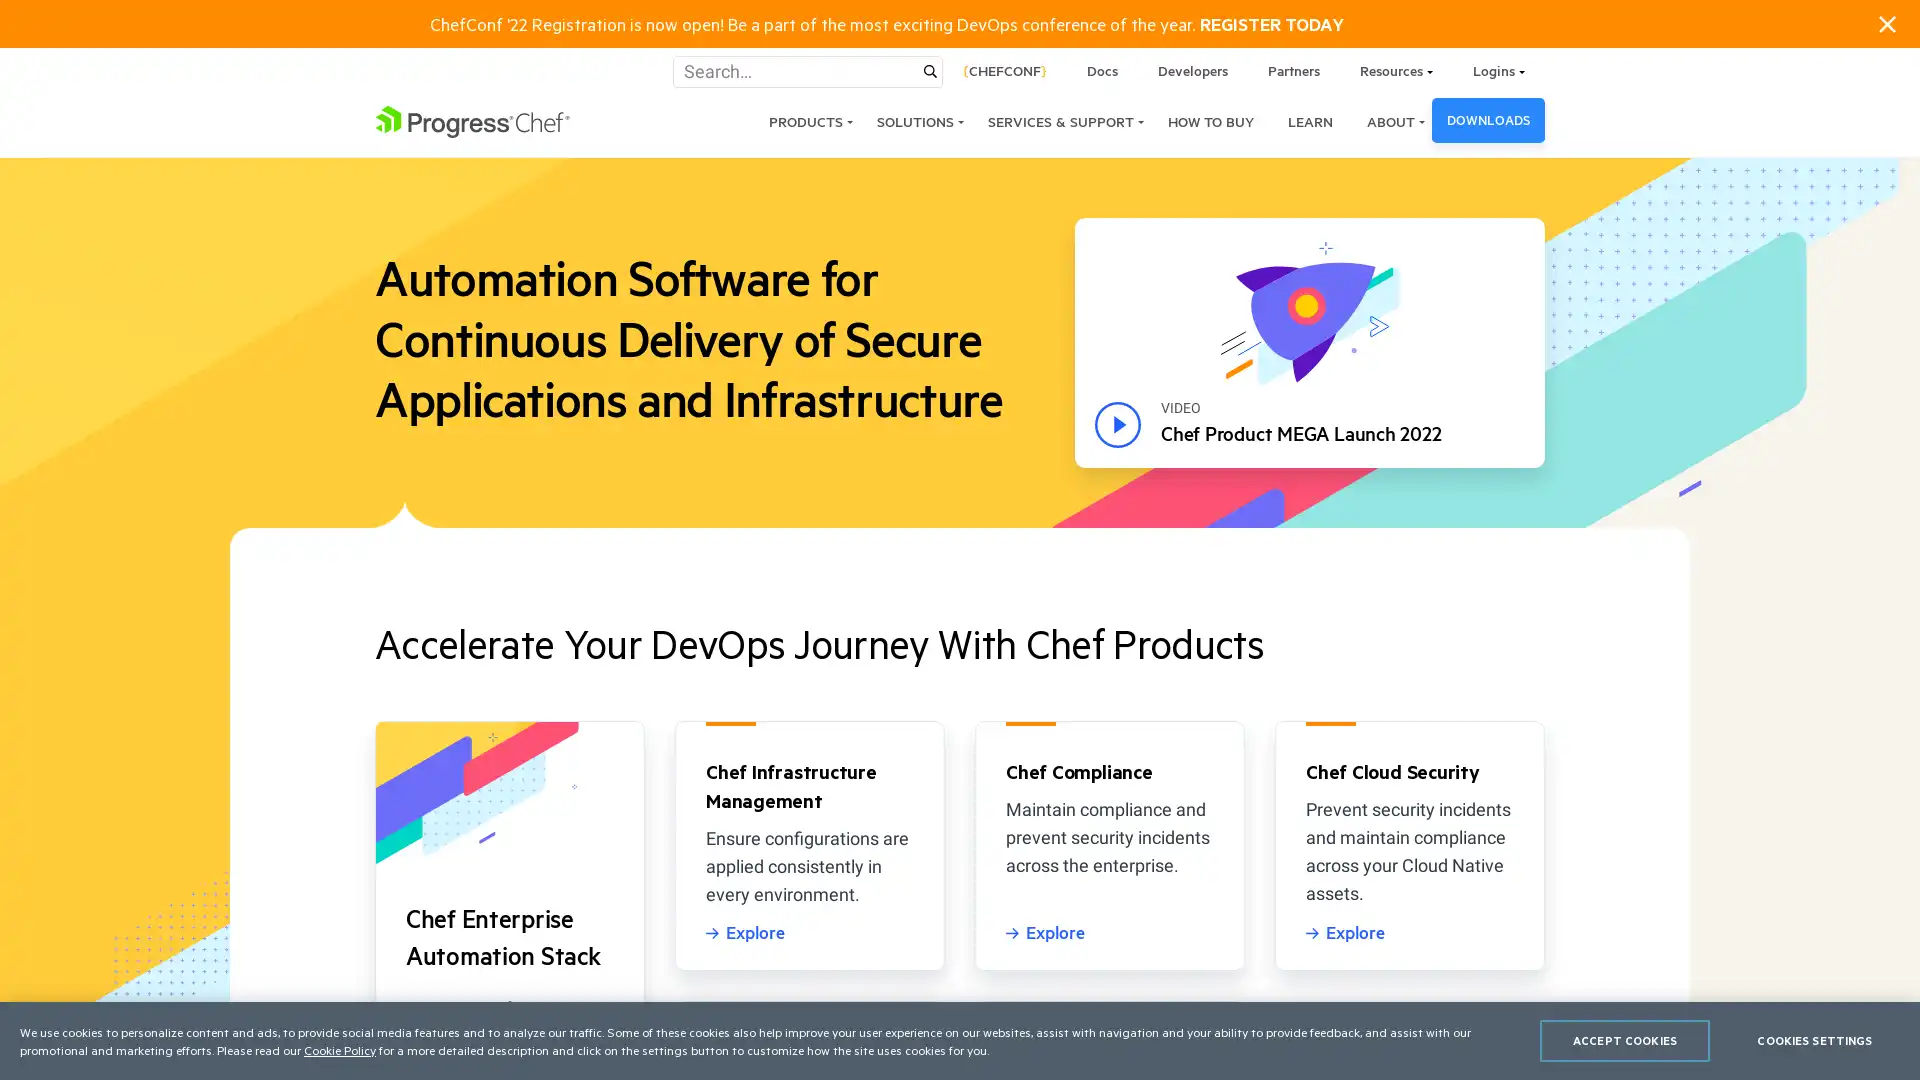 The image size is (1920, 1080). I want to click on Logins, so click(1498, 71).